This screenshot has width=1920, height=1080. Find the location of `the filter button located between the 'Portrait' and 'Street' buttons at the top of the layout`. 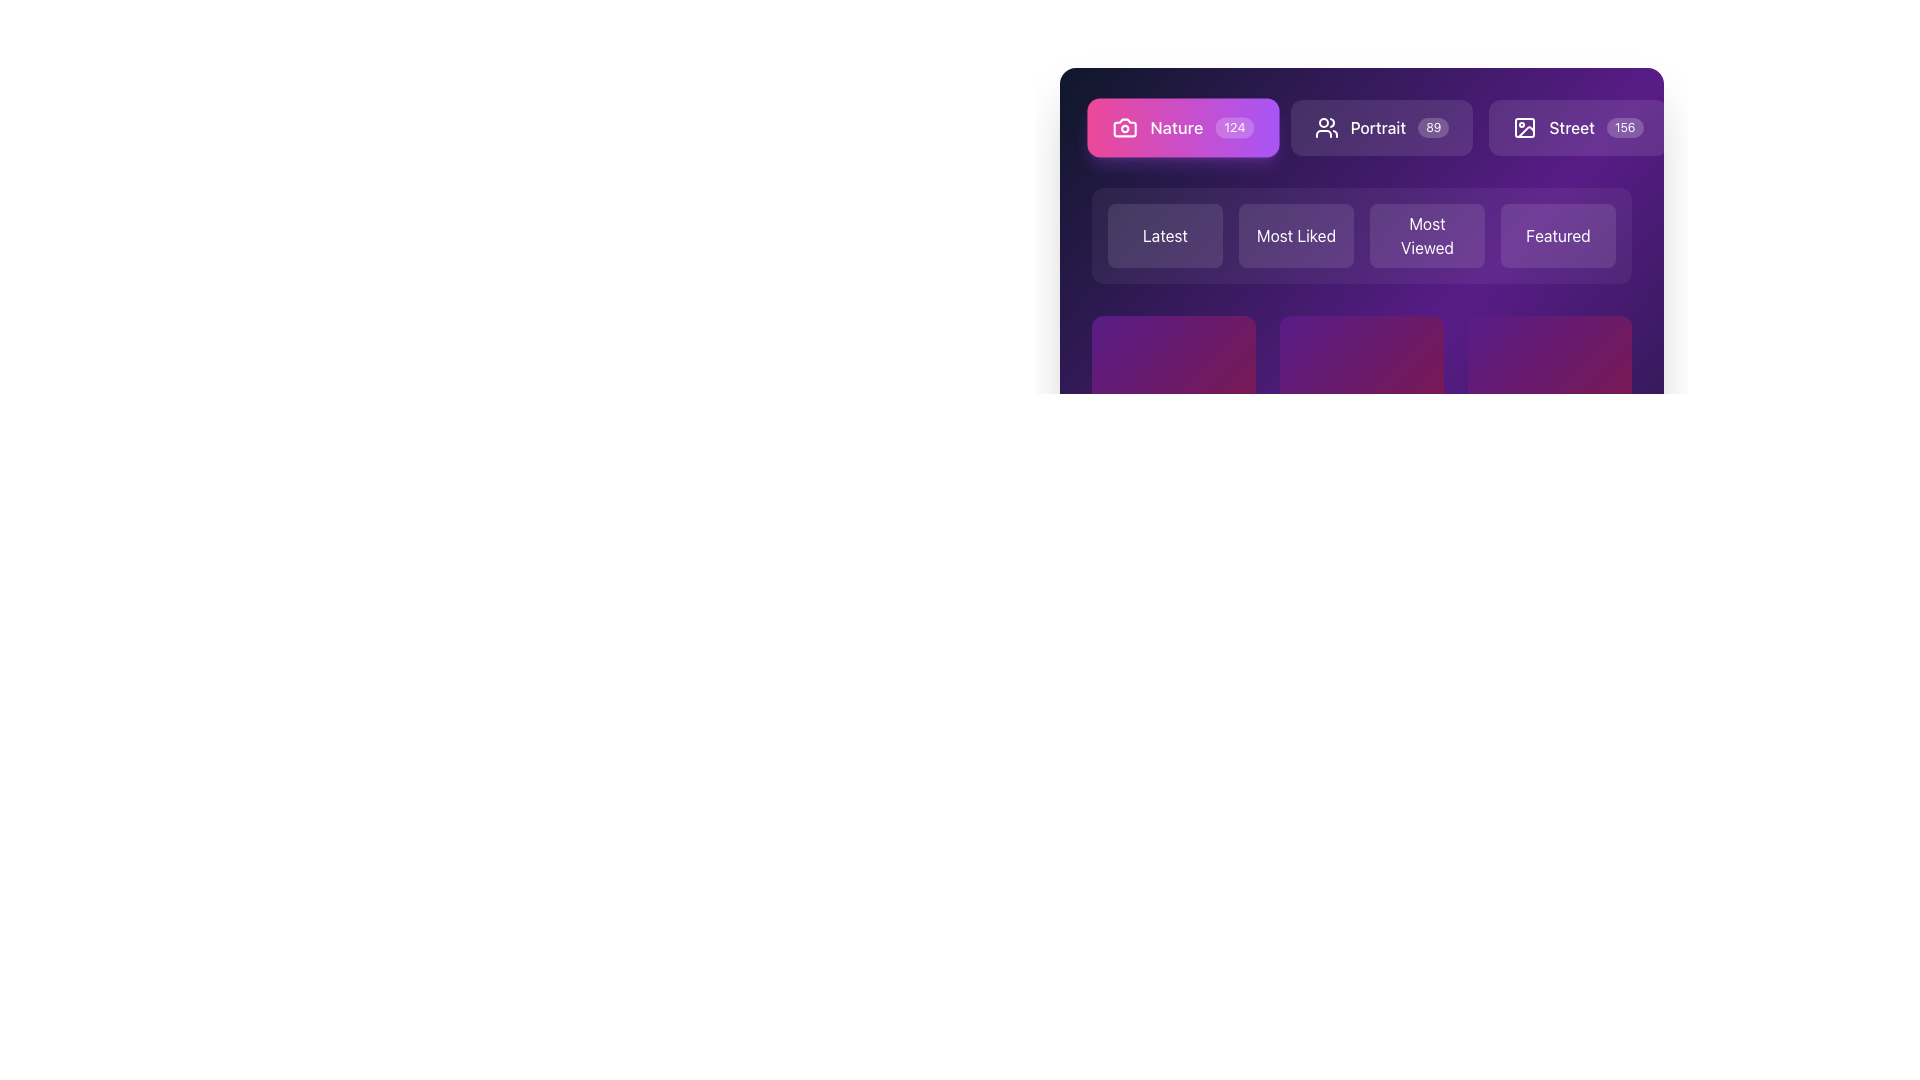

the filter button located between the 'Portrait' and 'Street' buttons at the top of the layout is located at coordinates (1483, 127).